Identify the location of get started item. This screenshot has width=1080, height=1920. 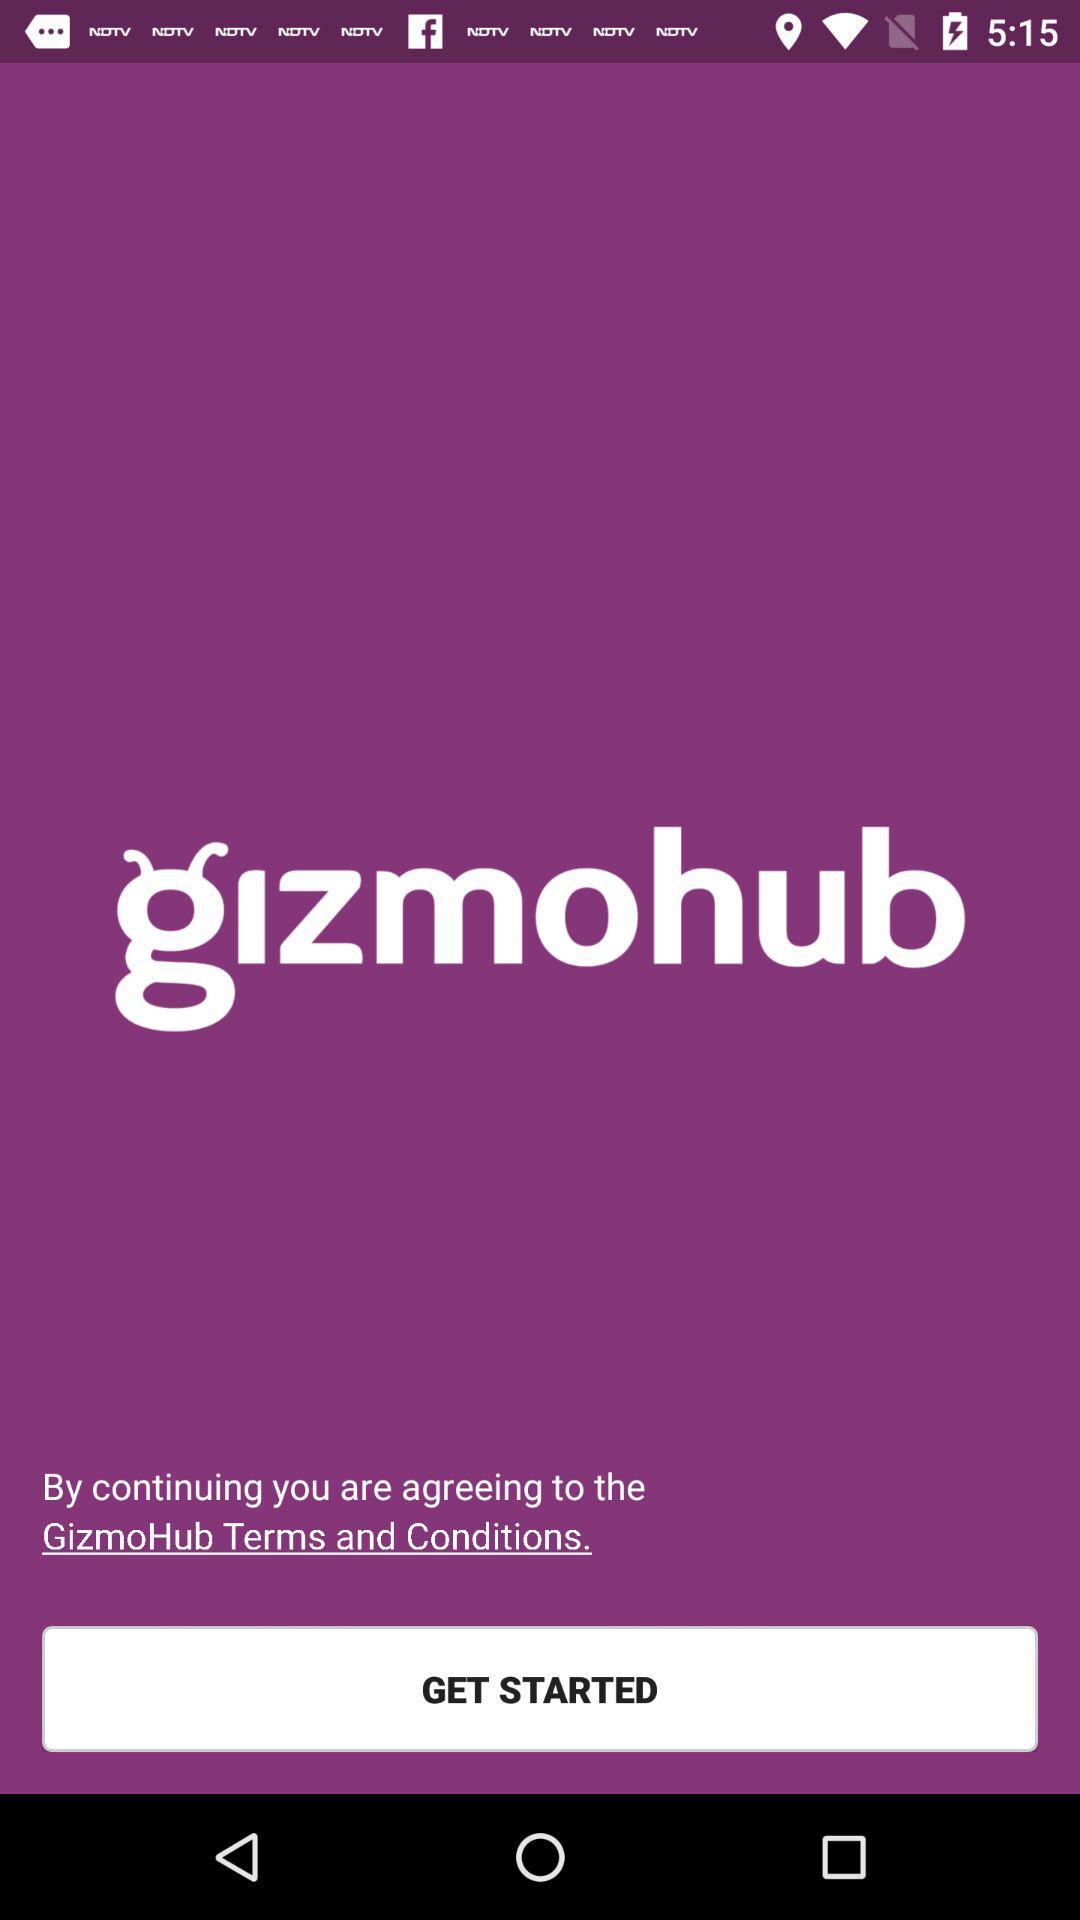
(540, 1688).